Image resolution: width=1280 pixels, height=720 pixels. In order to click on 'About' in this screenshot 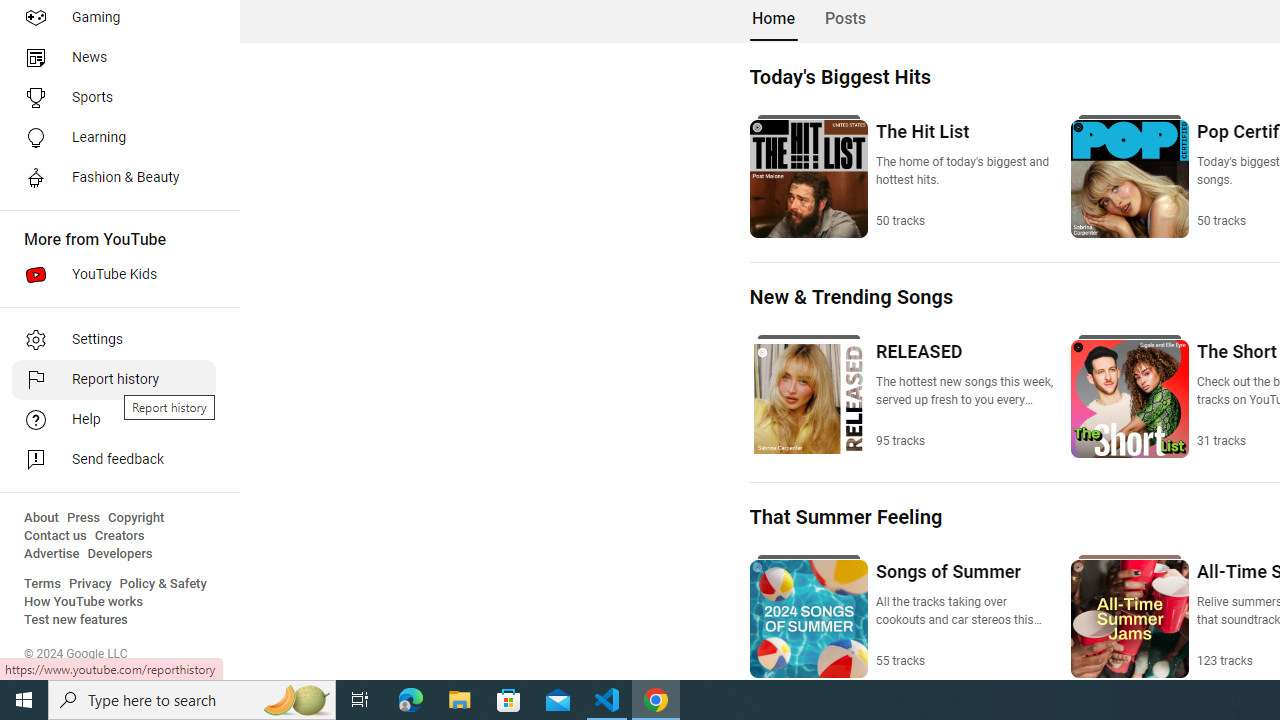, I will do `click(41, 517)`.